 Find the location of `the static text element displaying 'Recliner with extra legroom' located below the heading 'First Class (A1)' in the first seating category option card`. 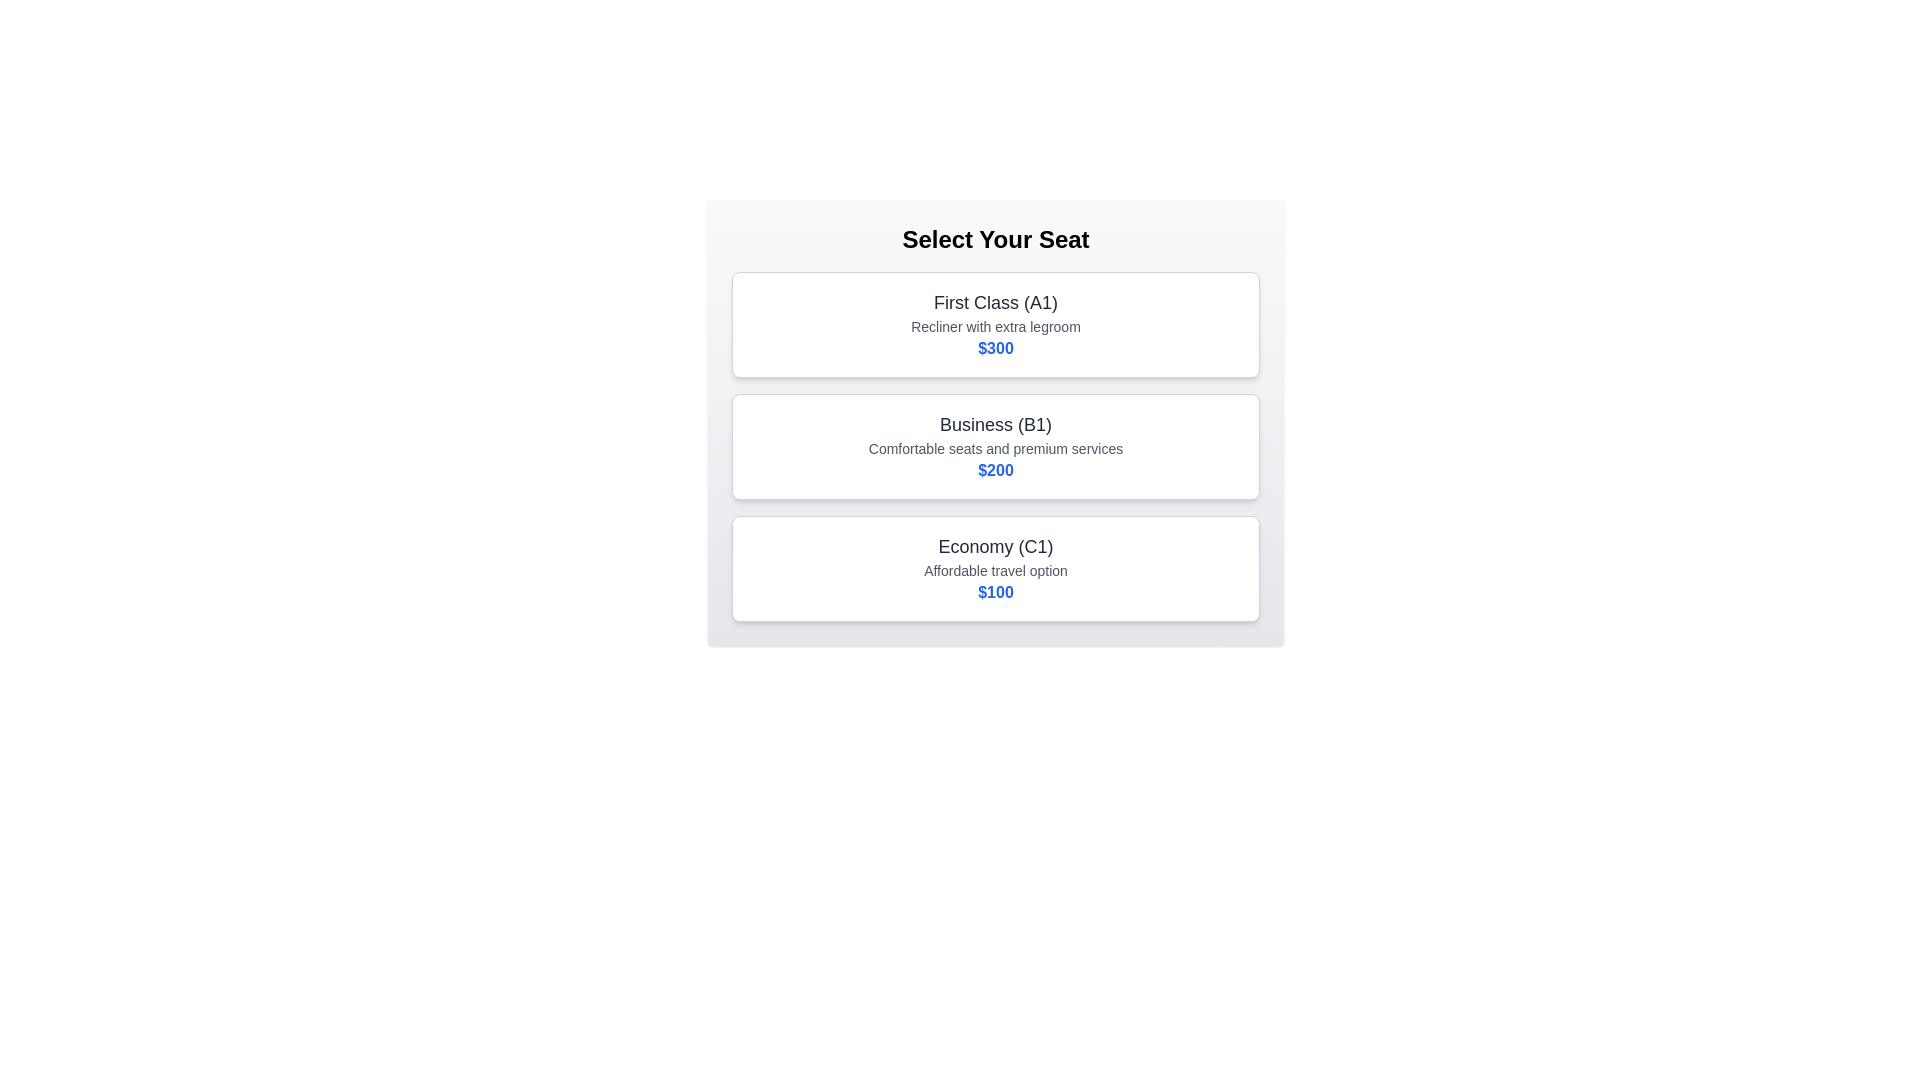

the static text element displaying 'Recliner with extra legroom' located below the heading 'First Class (A1)' in the first seating category option card is located at coordinates (996, 326).